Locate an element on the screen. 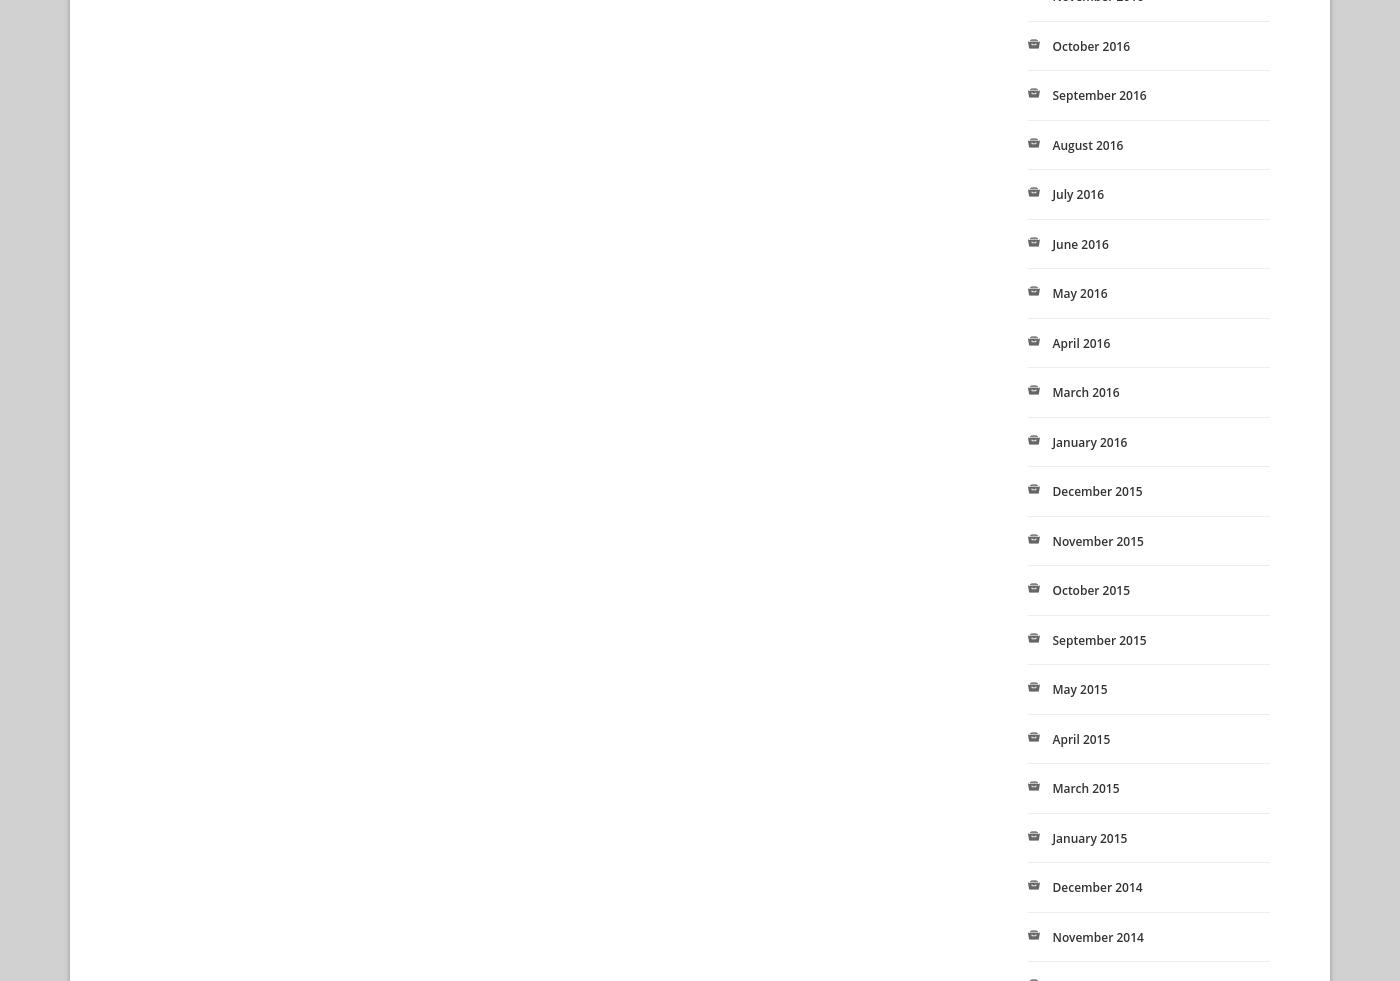  'April 2015' is located at coordinates (1080, 738).